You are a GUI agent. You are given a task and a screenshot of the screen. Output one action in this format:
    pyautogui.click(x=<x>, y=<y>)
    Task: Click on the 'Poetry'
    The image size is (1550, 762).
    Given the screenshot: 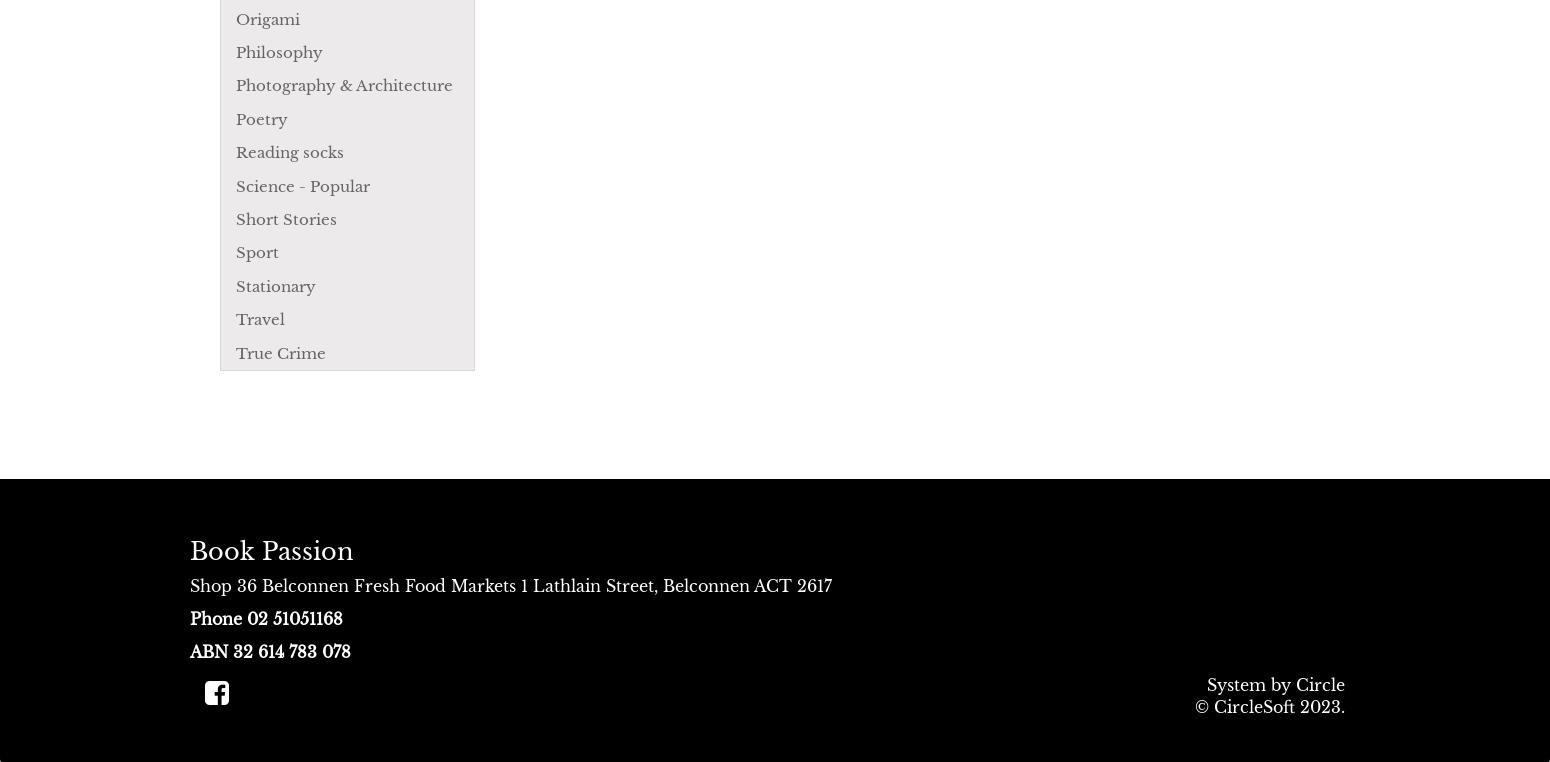 What is the action you would take?
    pyautogui.click(x=261, y=118)
    